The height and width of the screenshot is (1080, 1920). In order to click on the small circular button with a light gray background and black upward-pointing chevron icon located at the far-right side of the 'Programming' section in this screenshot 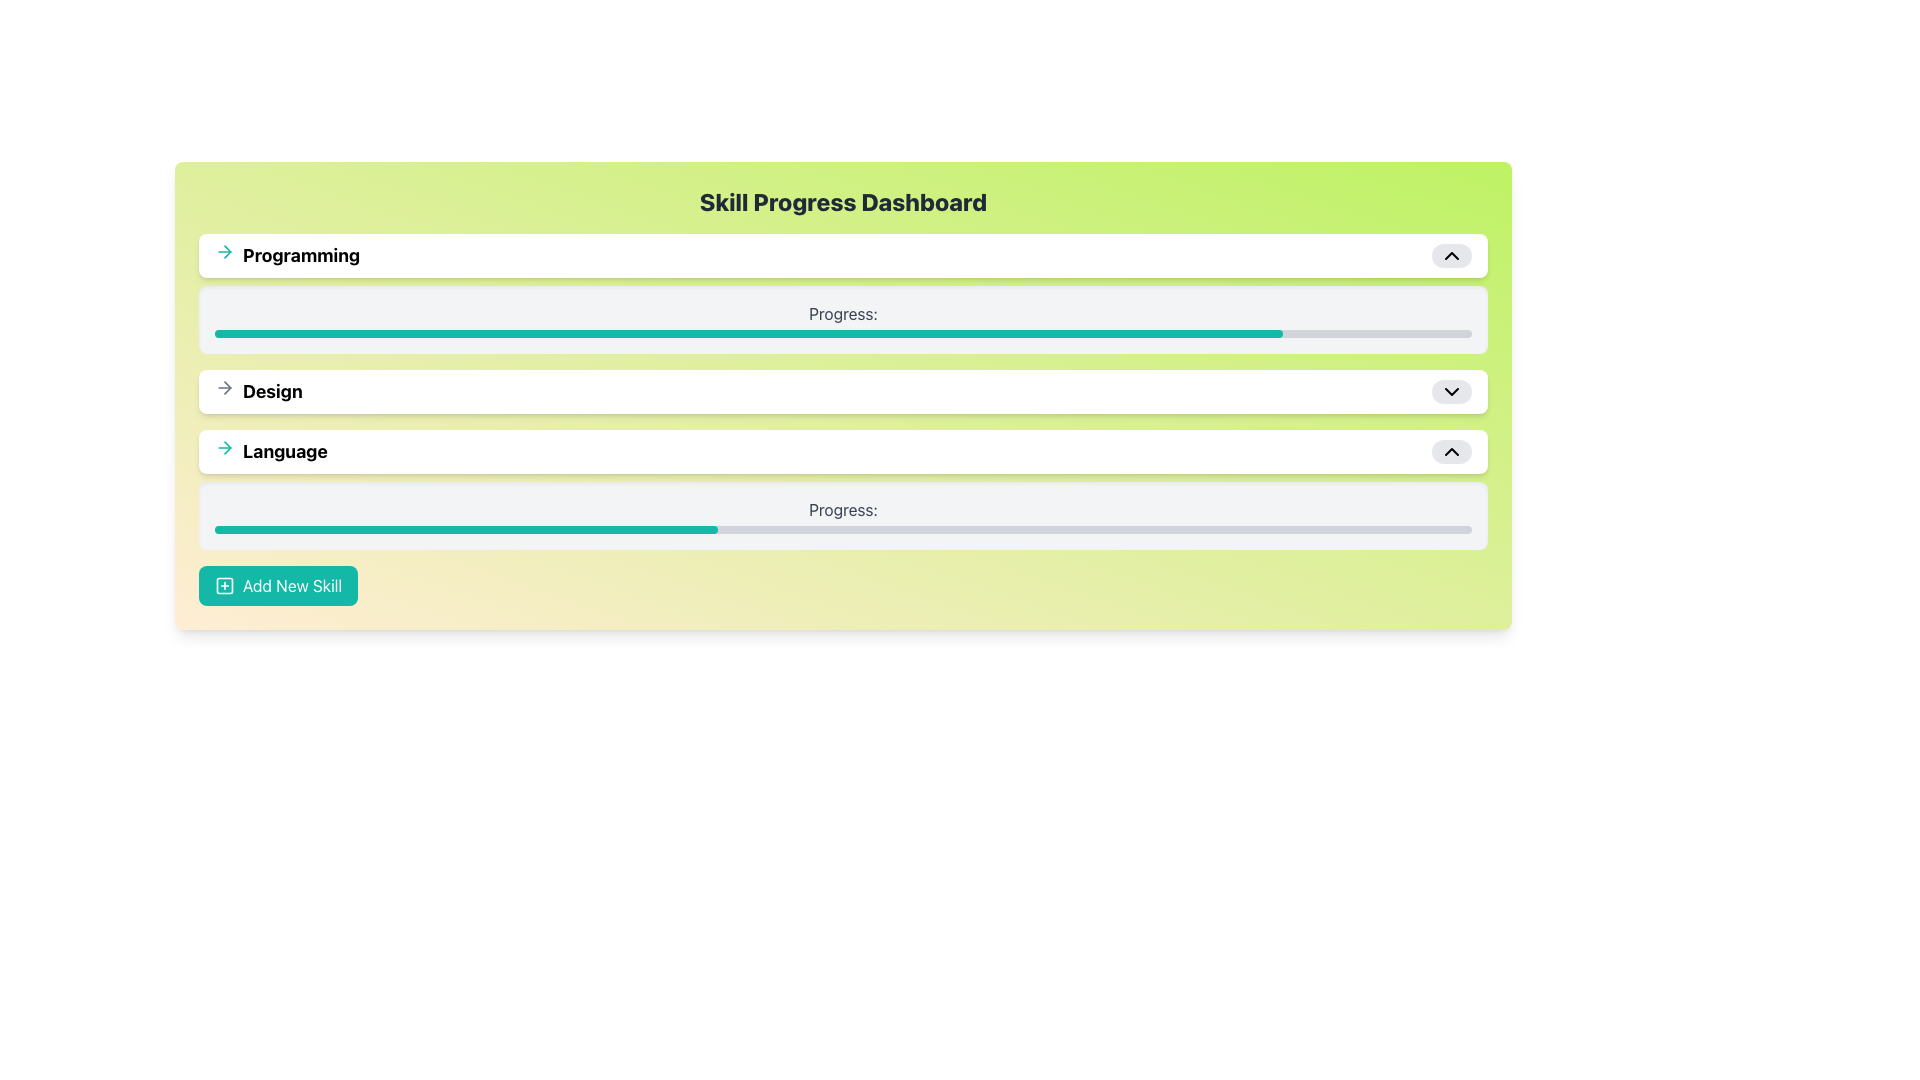, I will do `click(1451, 254)`.